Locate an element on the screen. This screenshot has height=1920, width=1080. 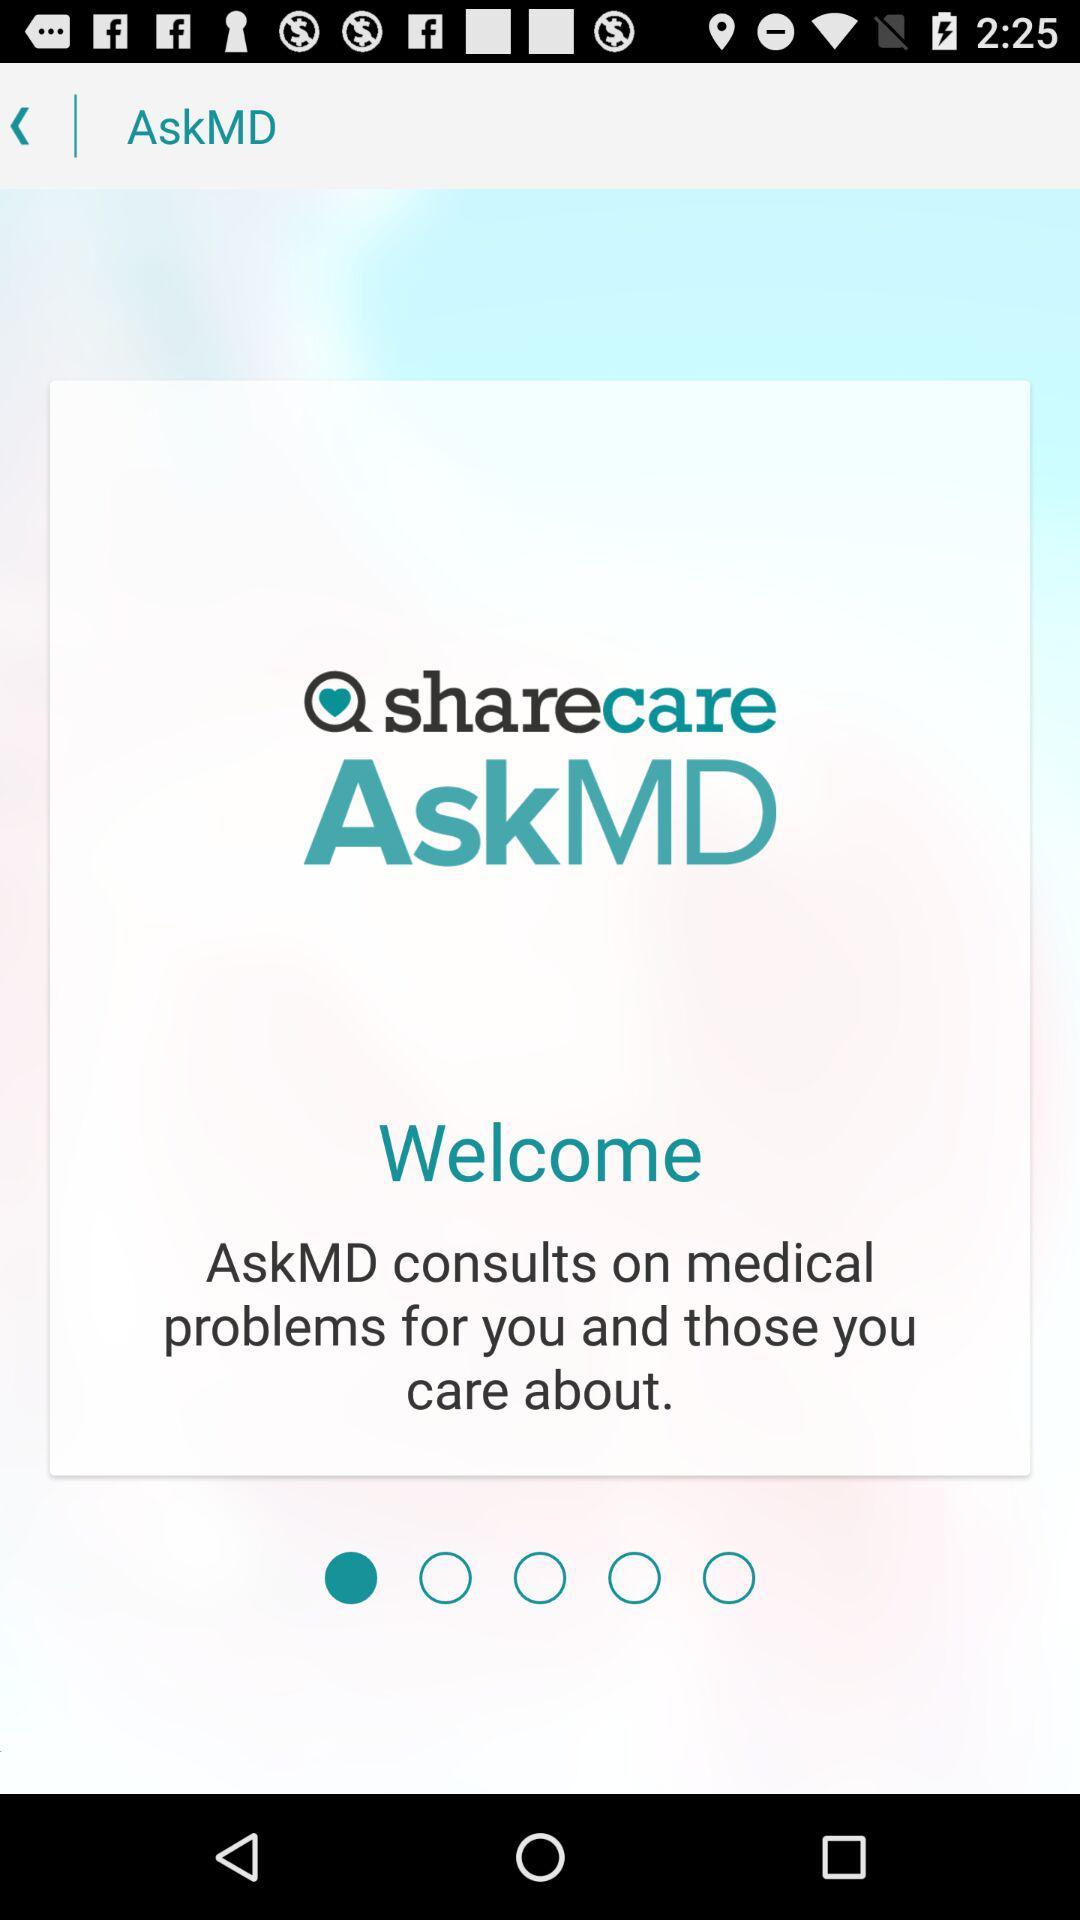
icon below the askmd consults on item is located at coordinates (634, 1577).